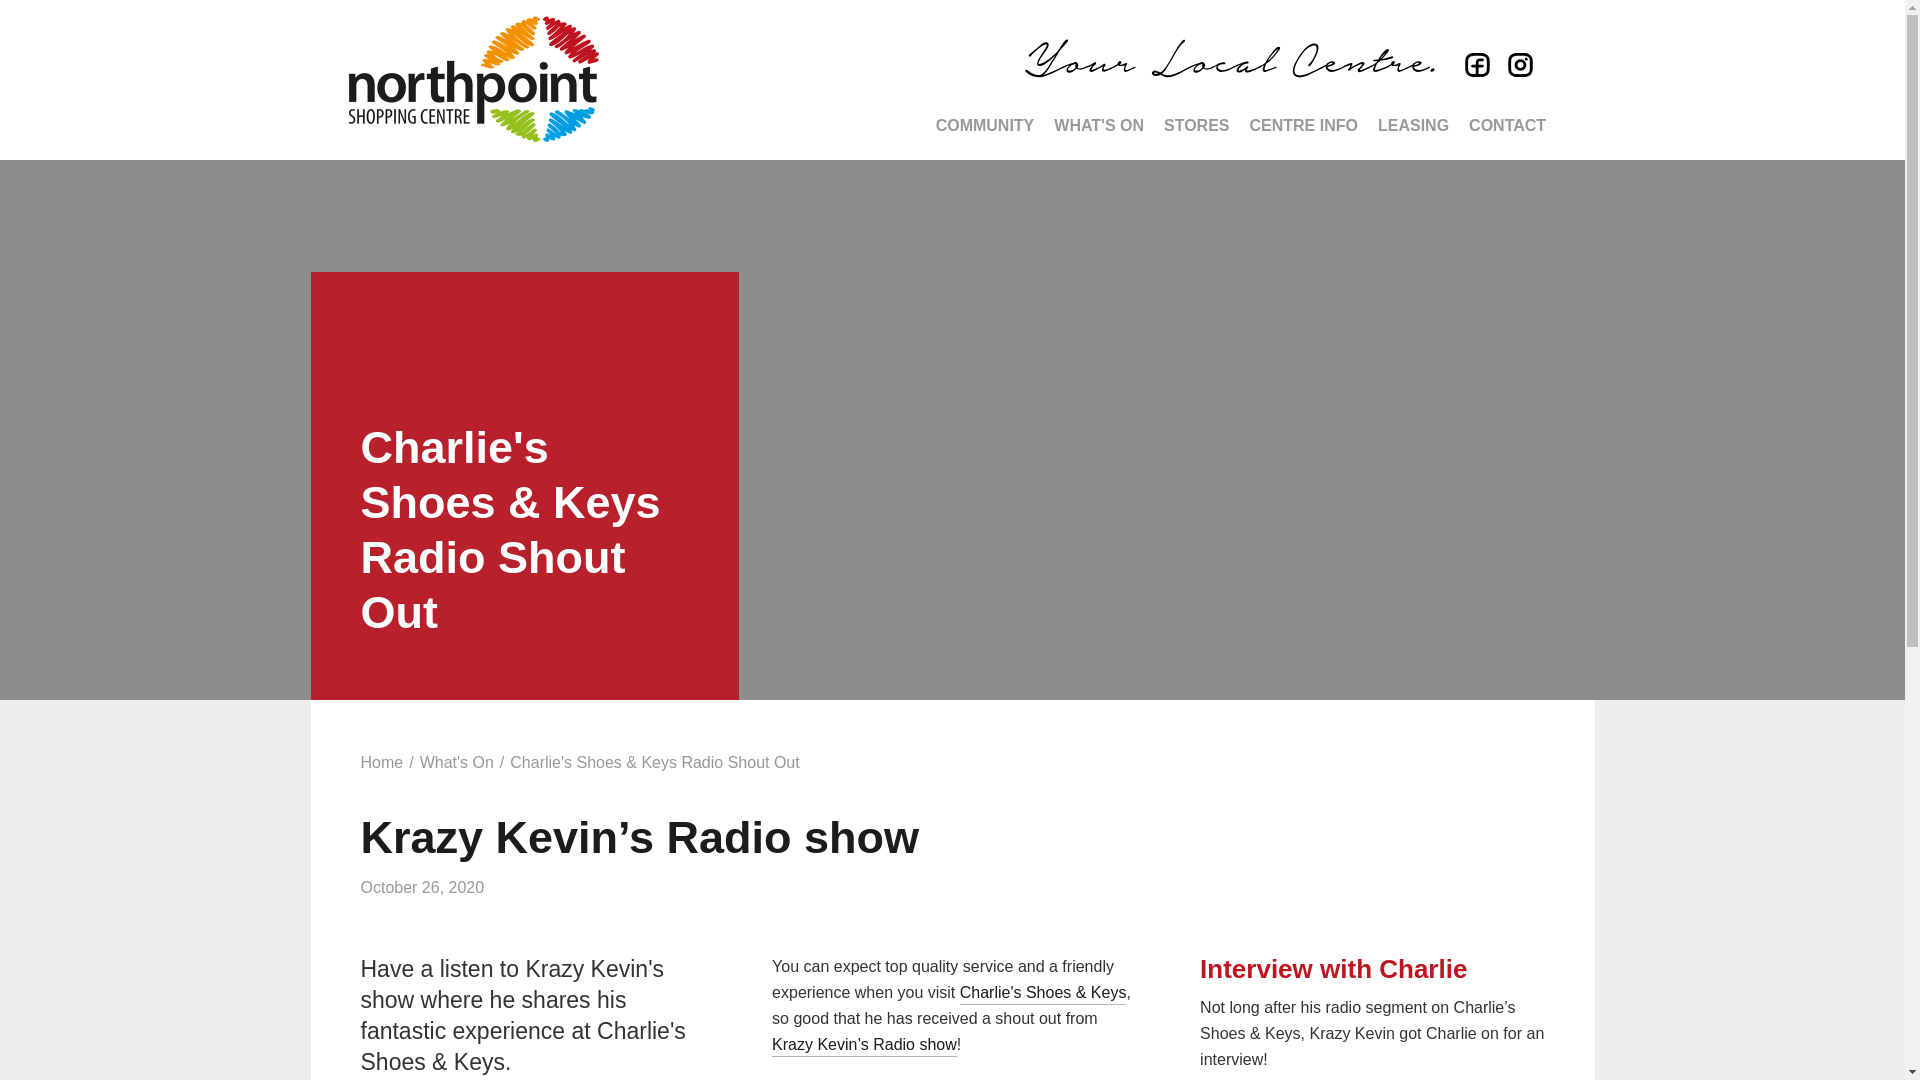  Describe the element at coordinates (1473, 65) in the screenshot. I see `'visit us on Facebook'` at that location.